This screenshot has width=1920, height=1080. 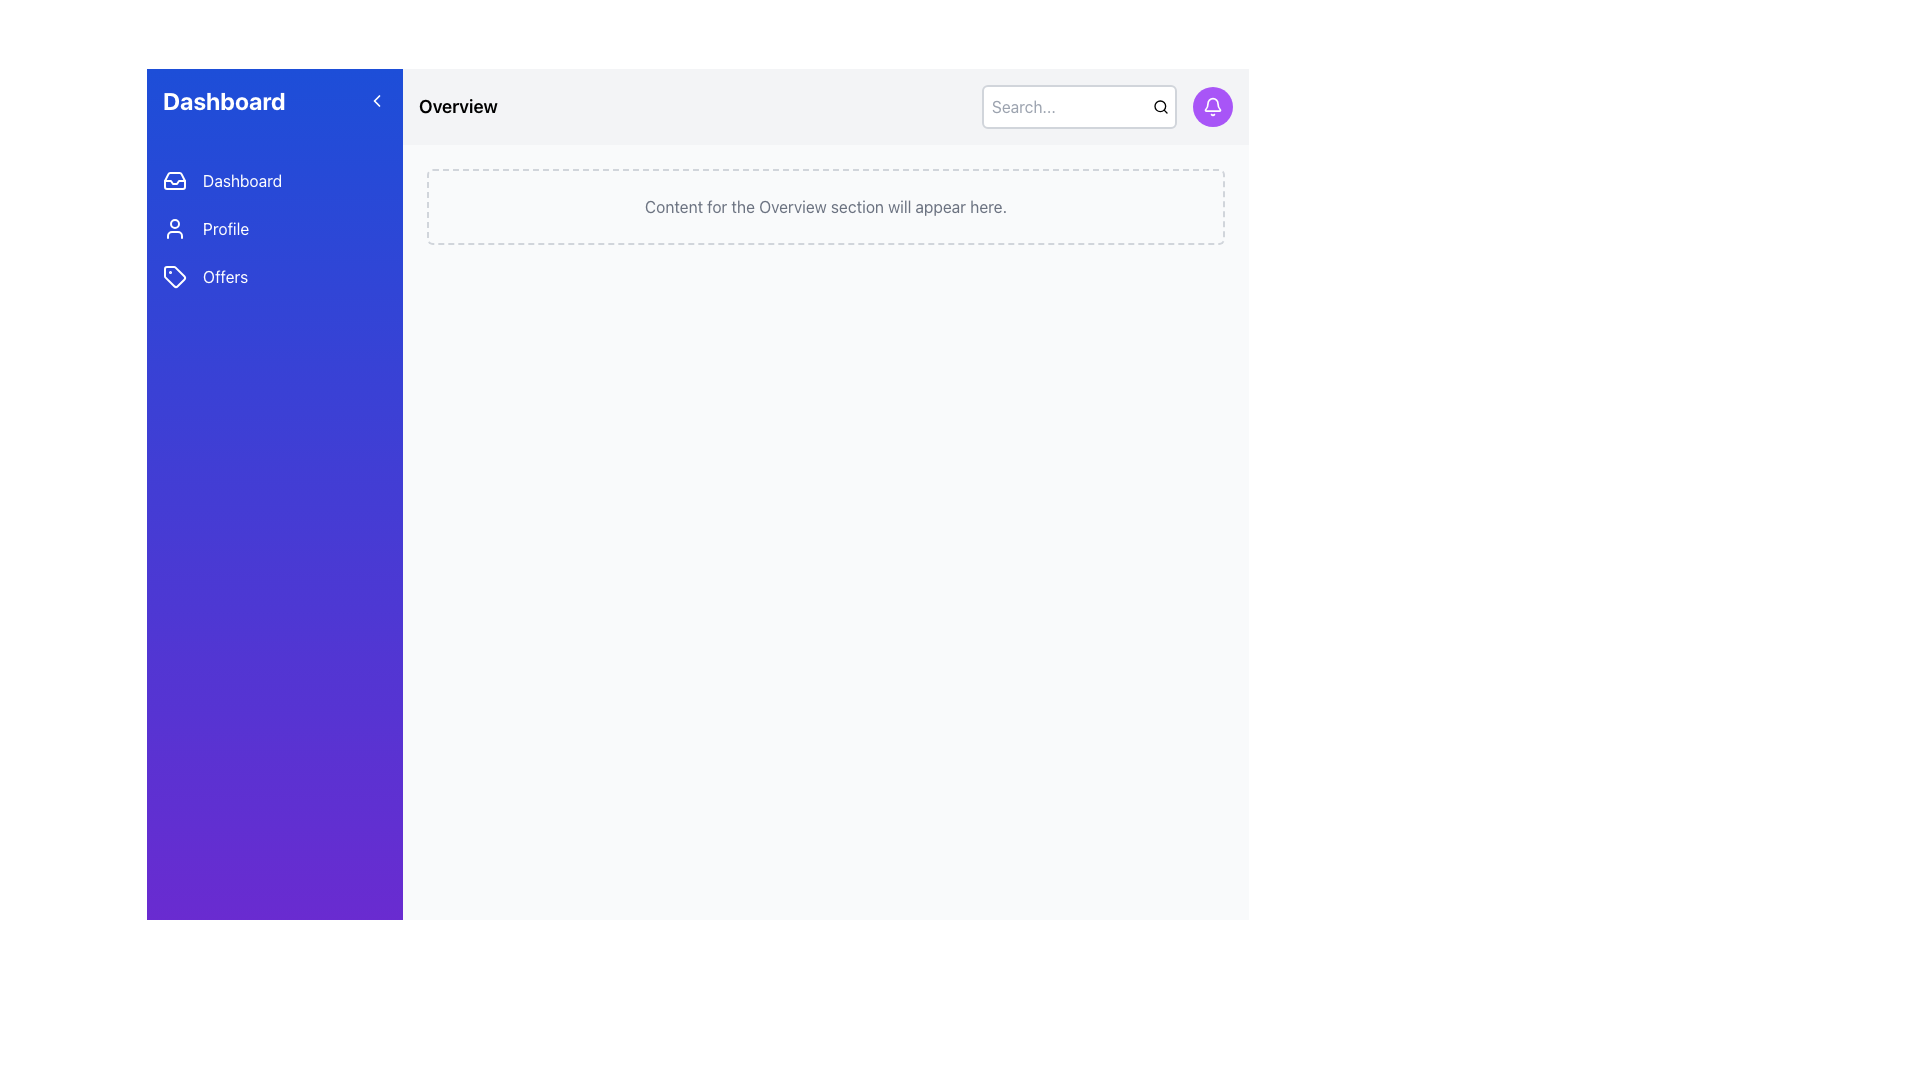 What do you see at coordinates (174, 227) in the screenshot?
I see `the user profile icon, which is a small circular silhouette with a head and shoulders, located next to the text 'Profile' in the vertical navigation menu` at bounding box center [174, 227].